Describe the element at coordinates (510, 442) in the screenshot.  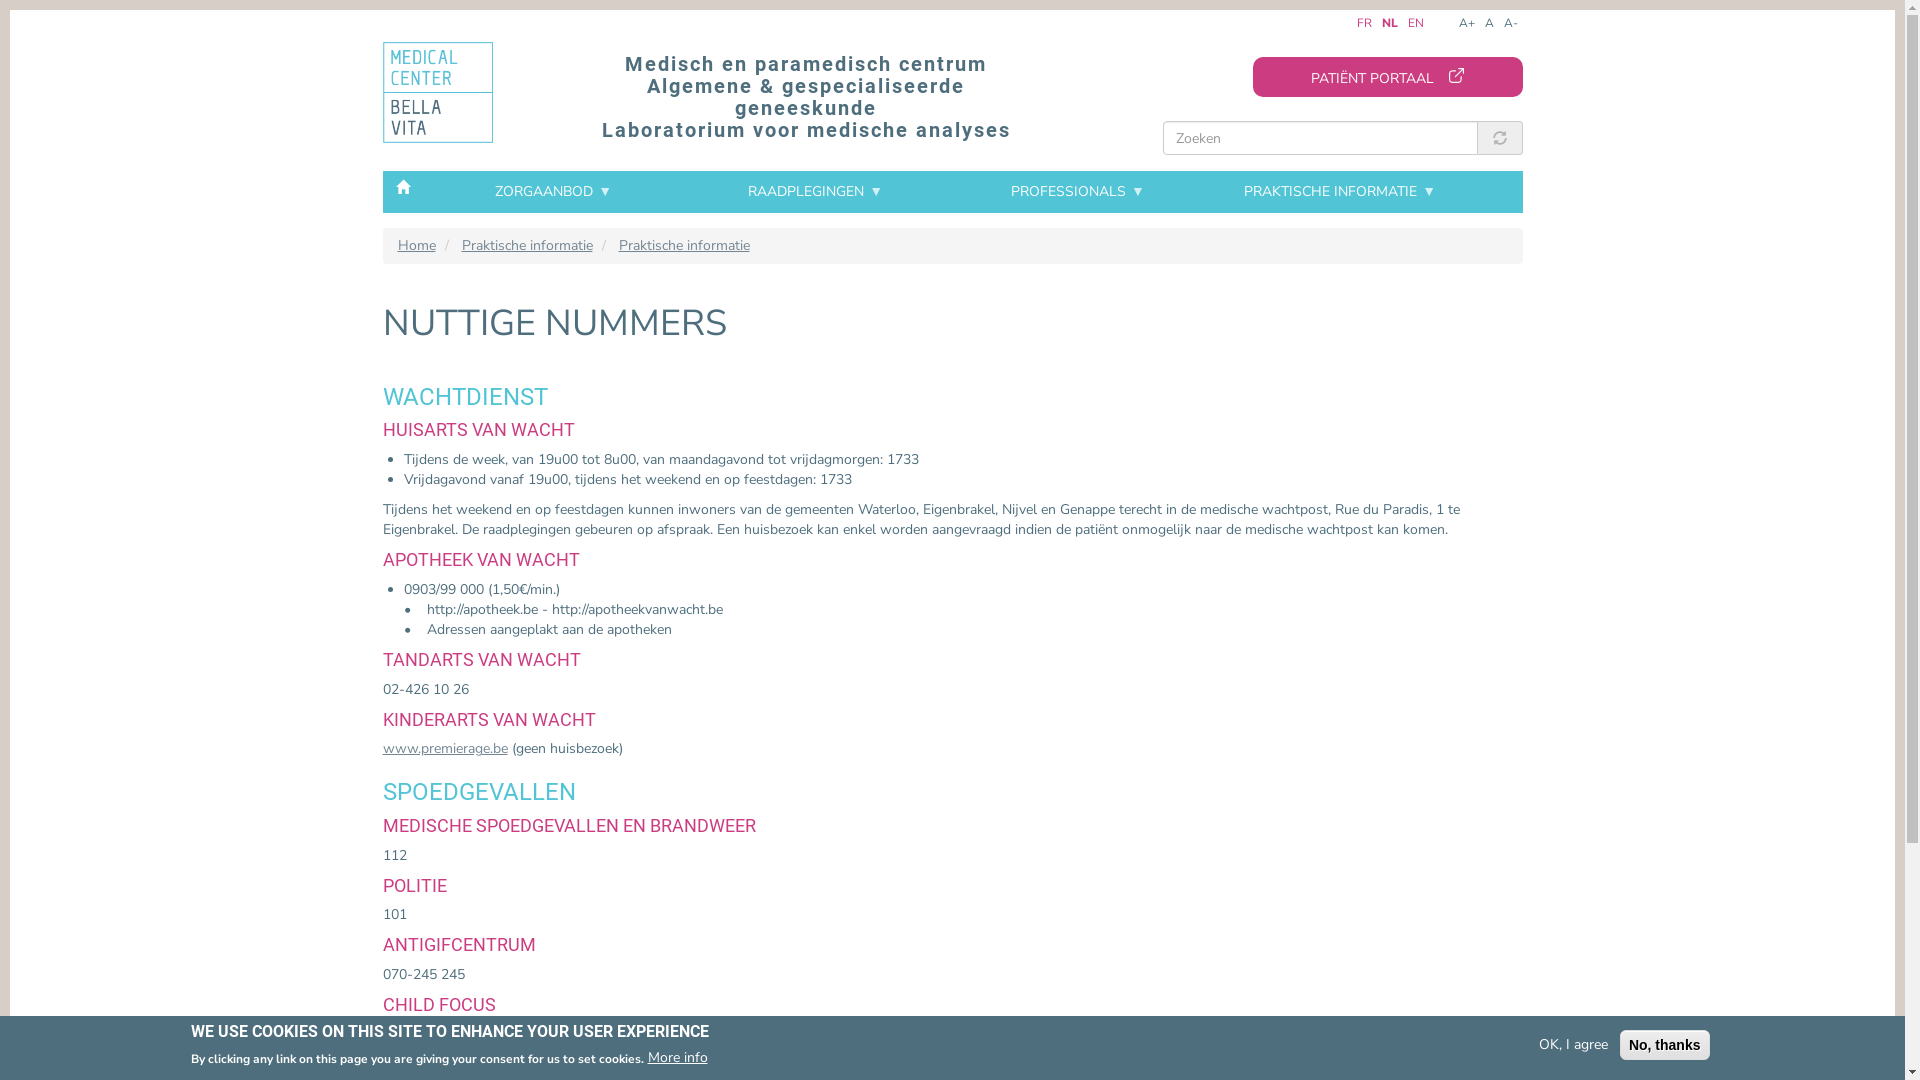
I see `'VEELGESTELDE VRAGEN'` at that location.